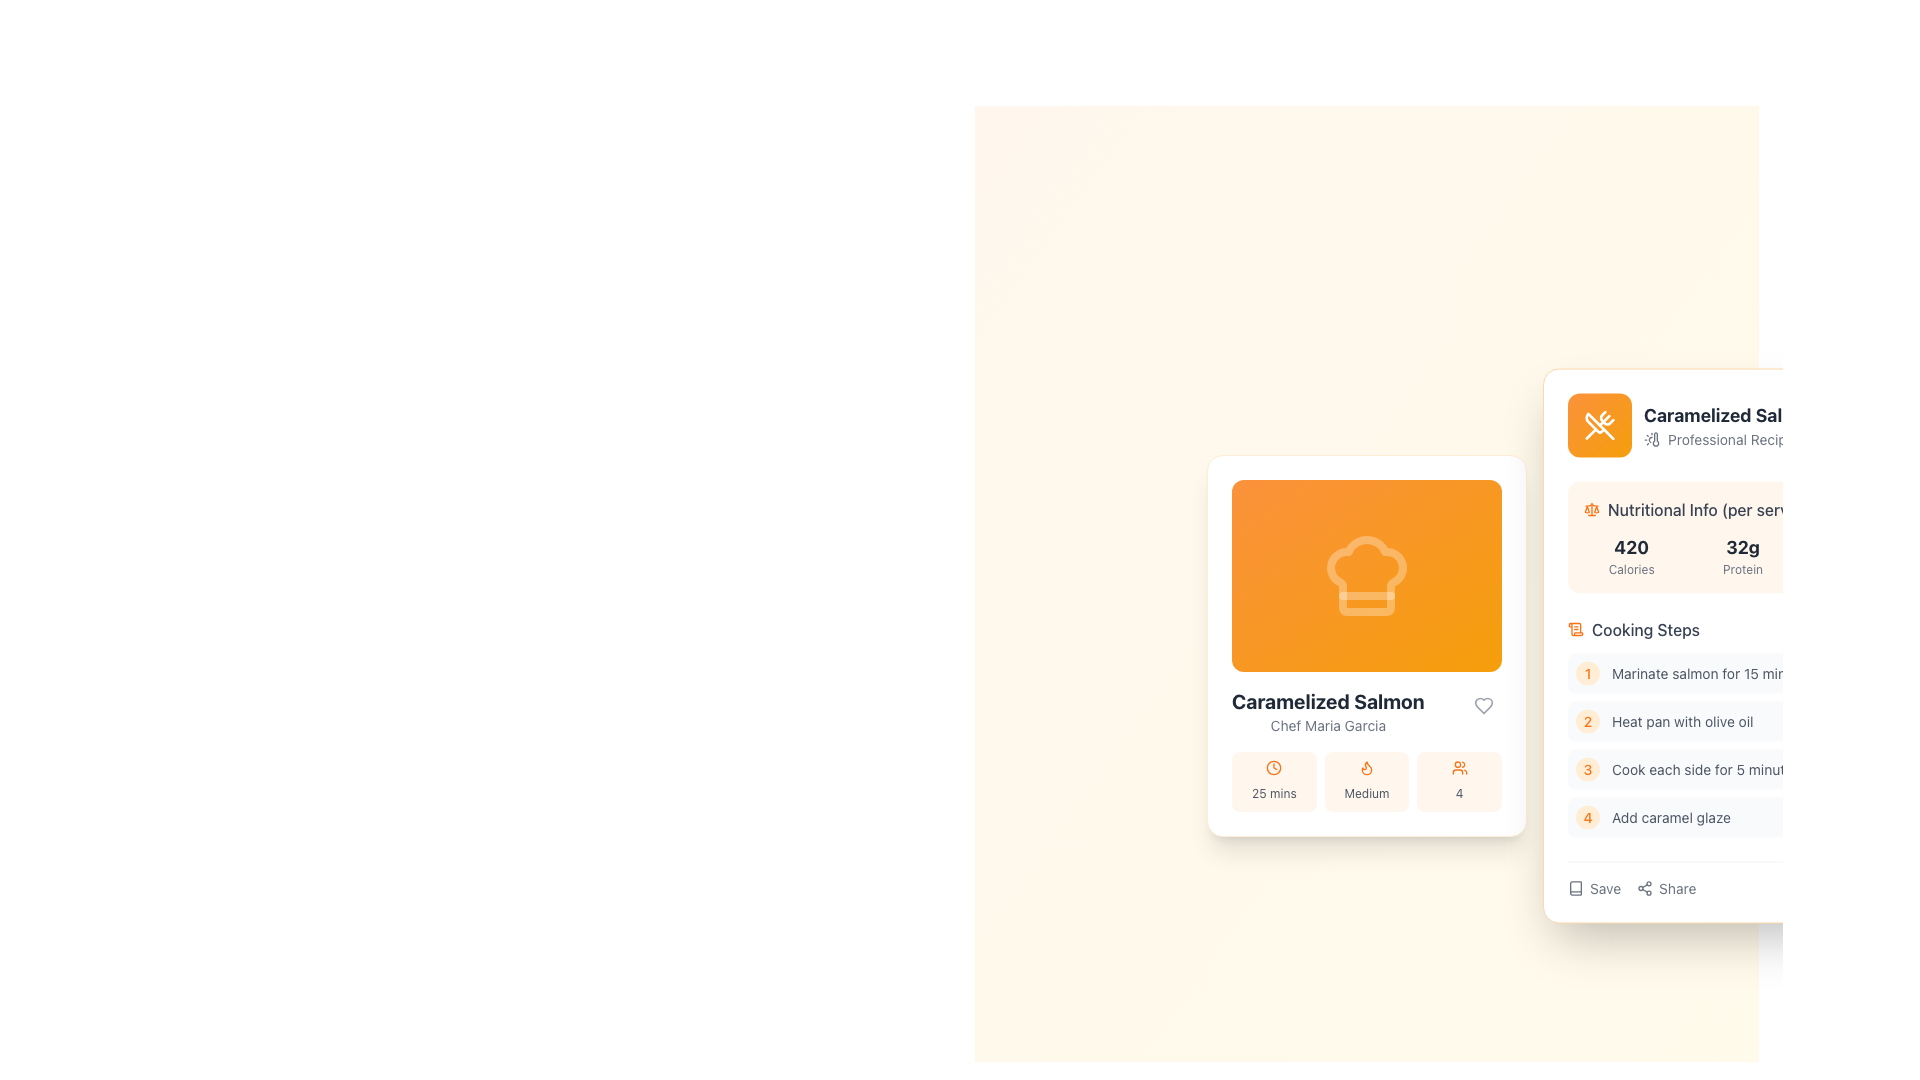 The image size is (1920, 1080). What do you see at coordinates (1543, 645) in the screenshot?
I see `the decorative pointer or indicator located on the left border of the right panel, which visually guides the user towards the associated content on the left panel` at bounding box center [1543, 645].